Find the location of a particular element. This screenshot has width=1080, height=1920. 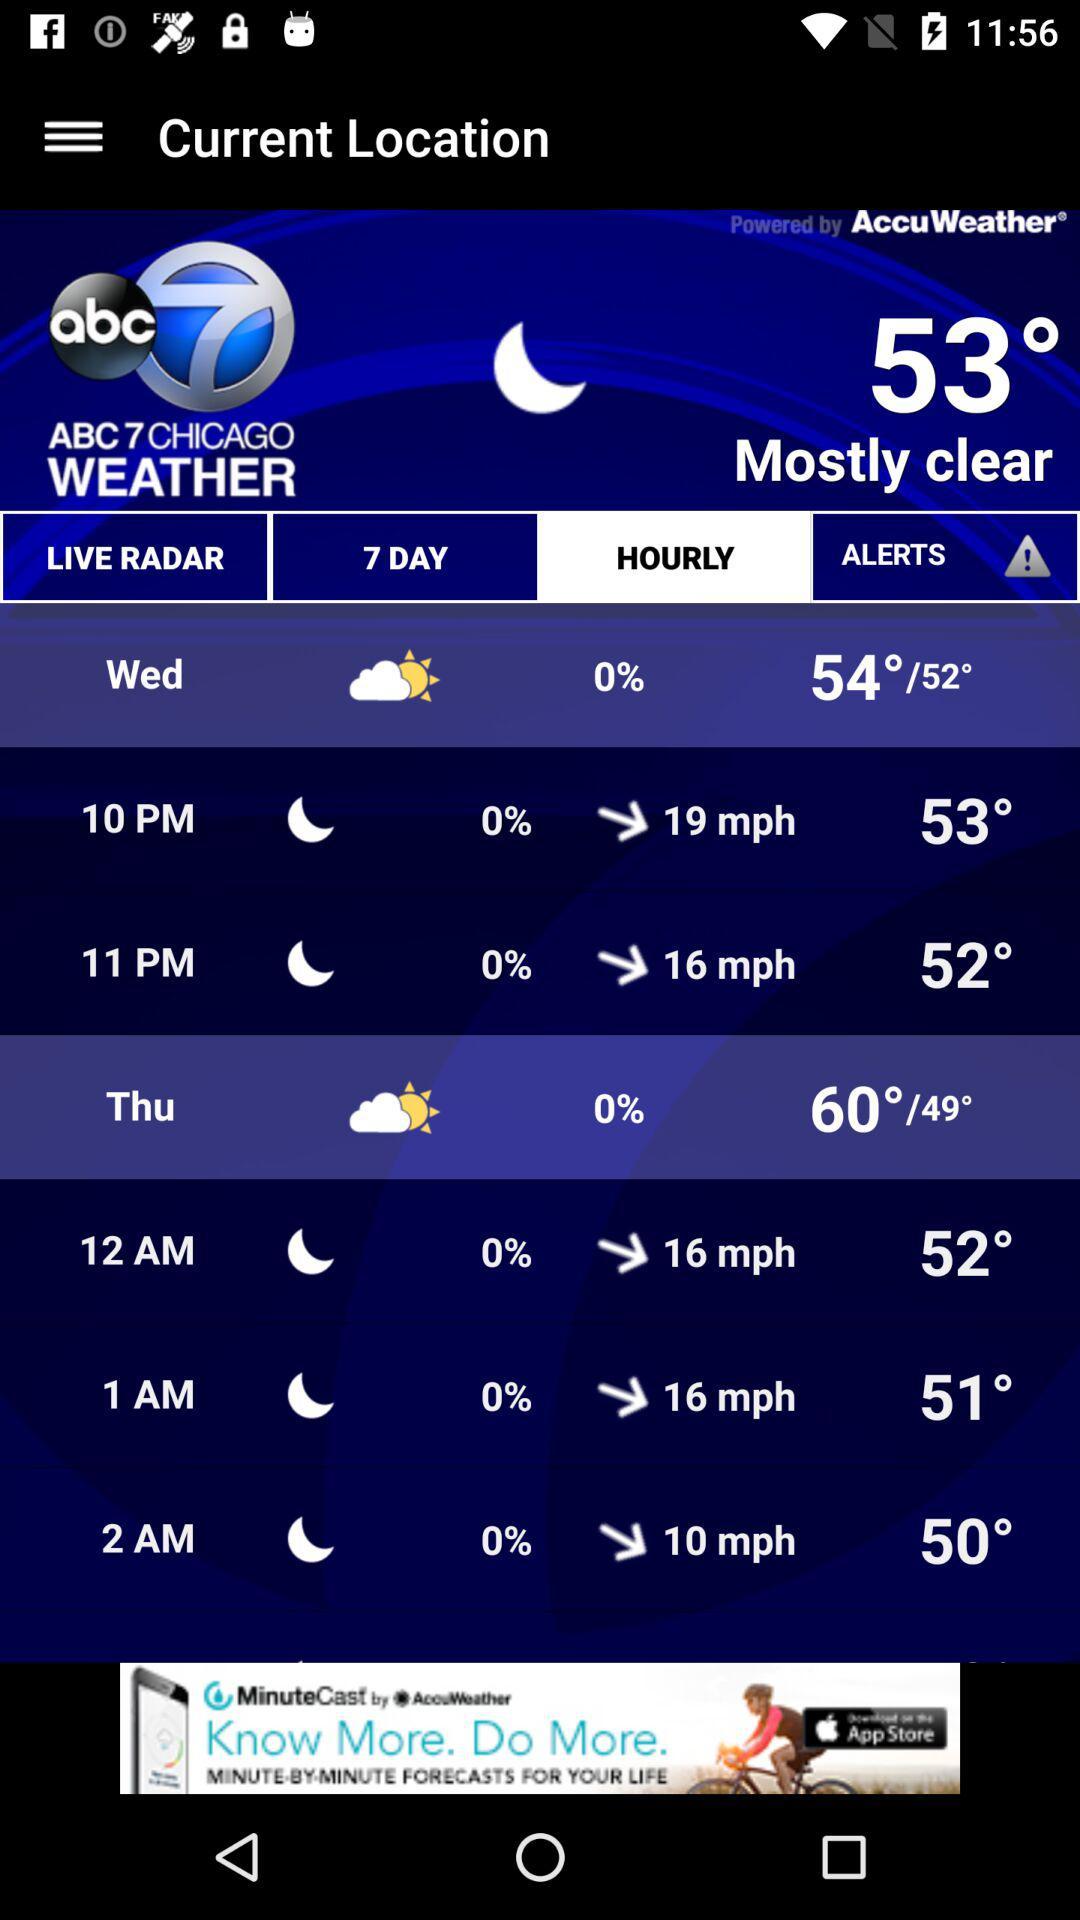

7 day which is above climate symbol is located at coordinates (405, 556).